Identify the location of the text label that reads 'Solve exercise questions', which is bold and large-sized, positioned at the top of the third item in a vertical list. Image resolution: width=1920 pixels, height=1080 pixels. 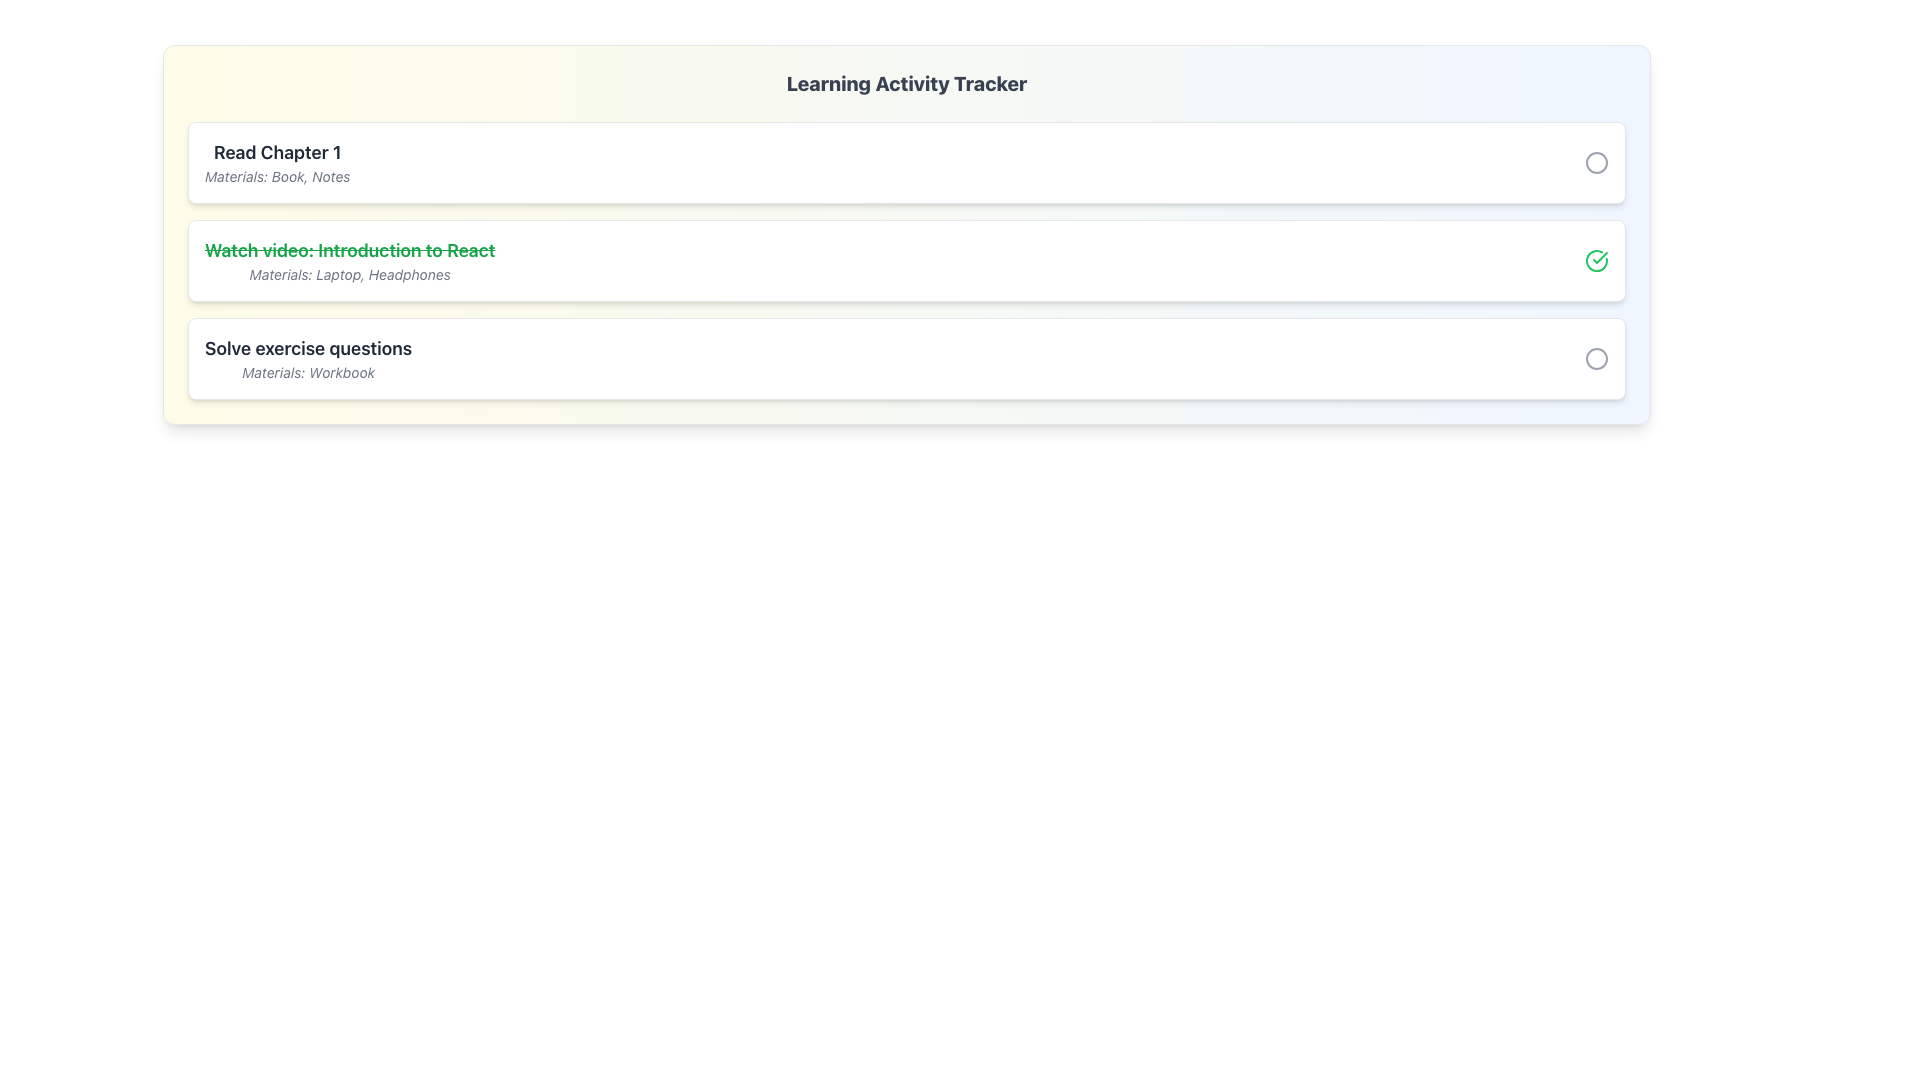
(307, 347).